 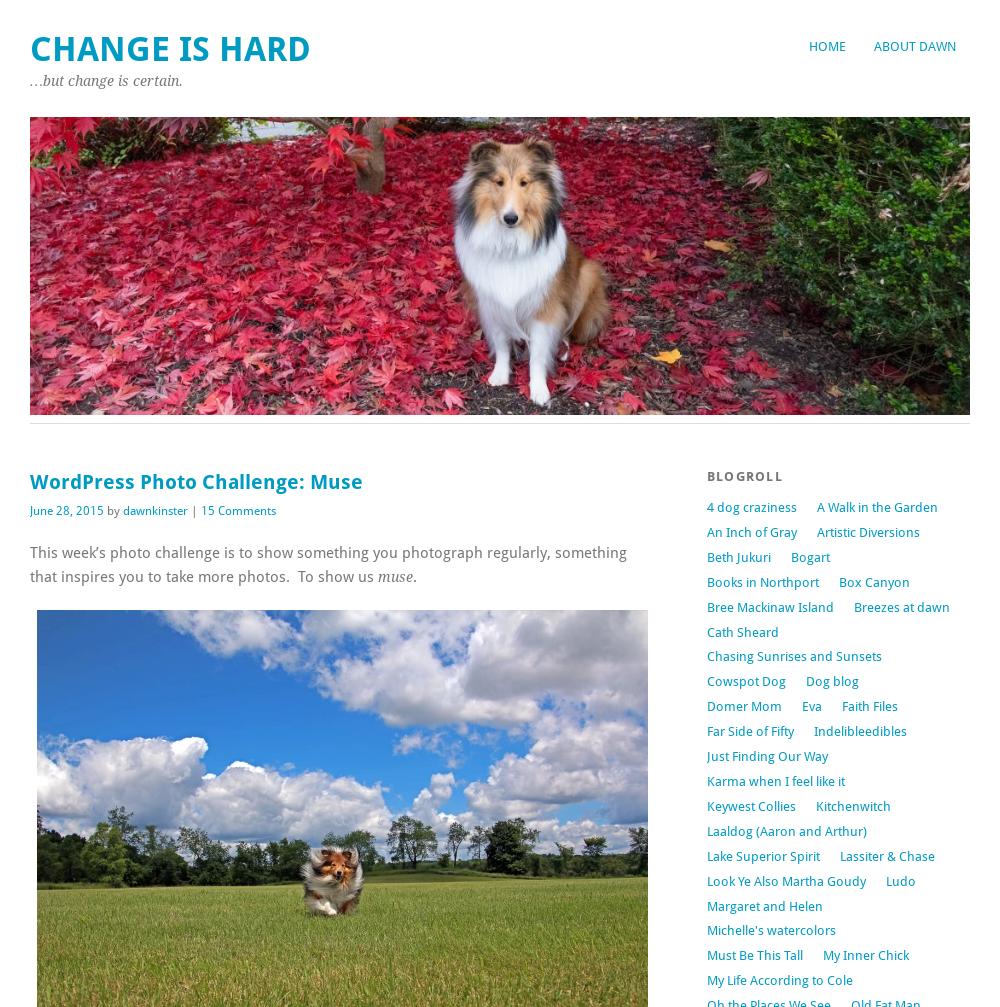 What do you see at coordinates (195, 482) in the screenshot?
I see `'WordPress Photo Challenge: Muse'` at bounding box center [195, 482].